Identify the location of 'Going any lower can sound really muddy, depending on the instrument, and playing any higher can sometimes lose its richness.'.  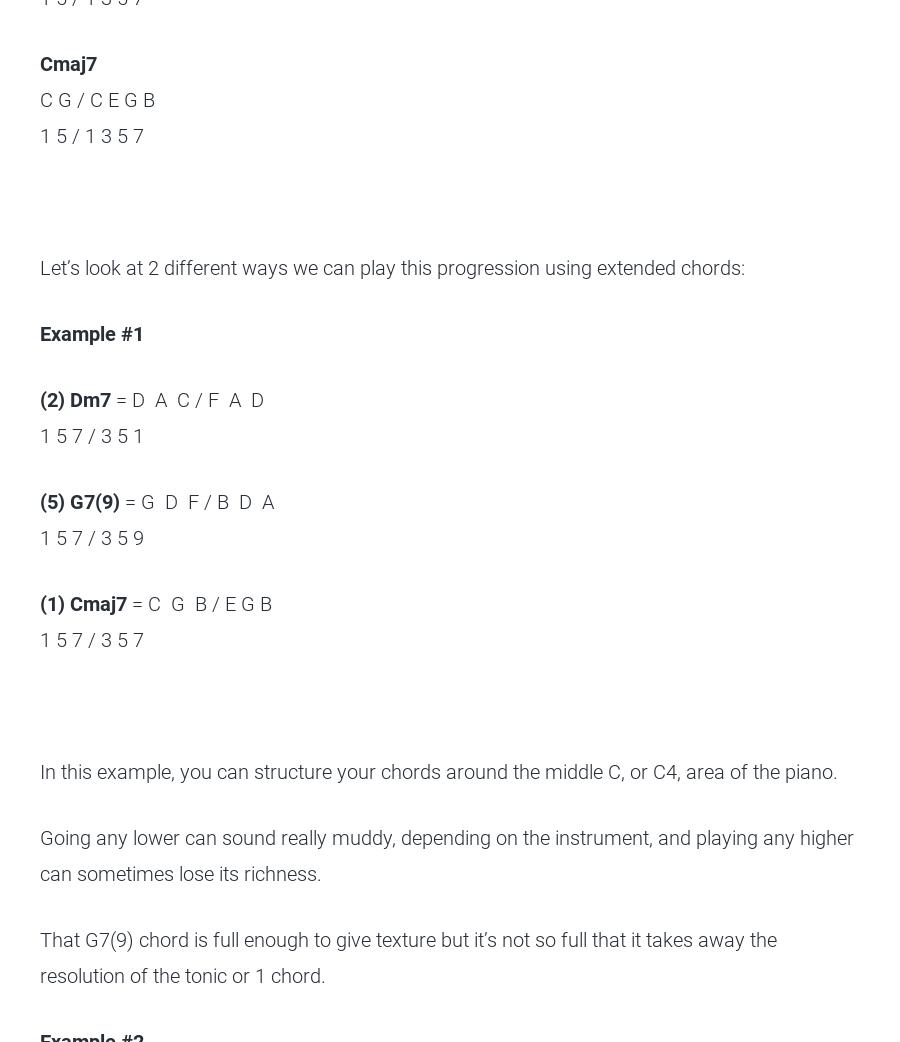
(447, 856).